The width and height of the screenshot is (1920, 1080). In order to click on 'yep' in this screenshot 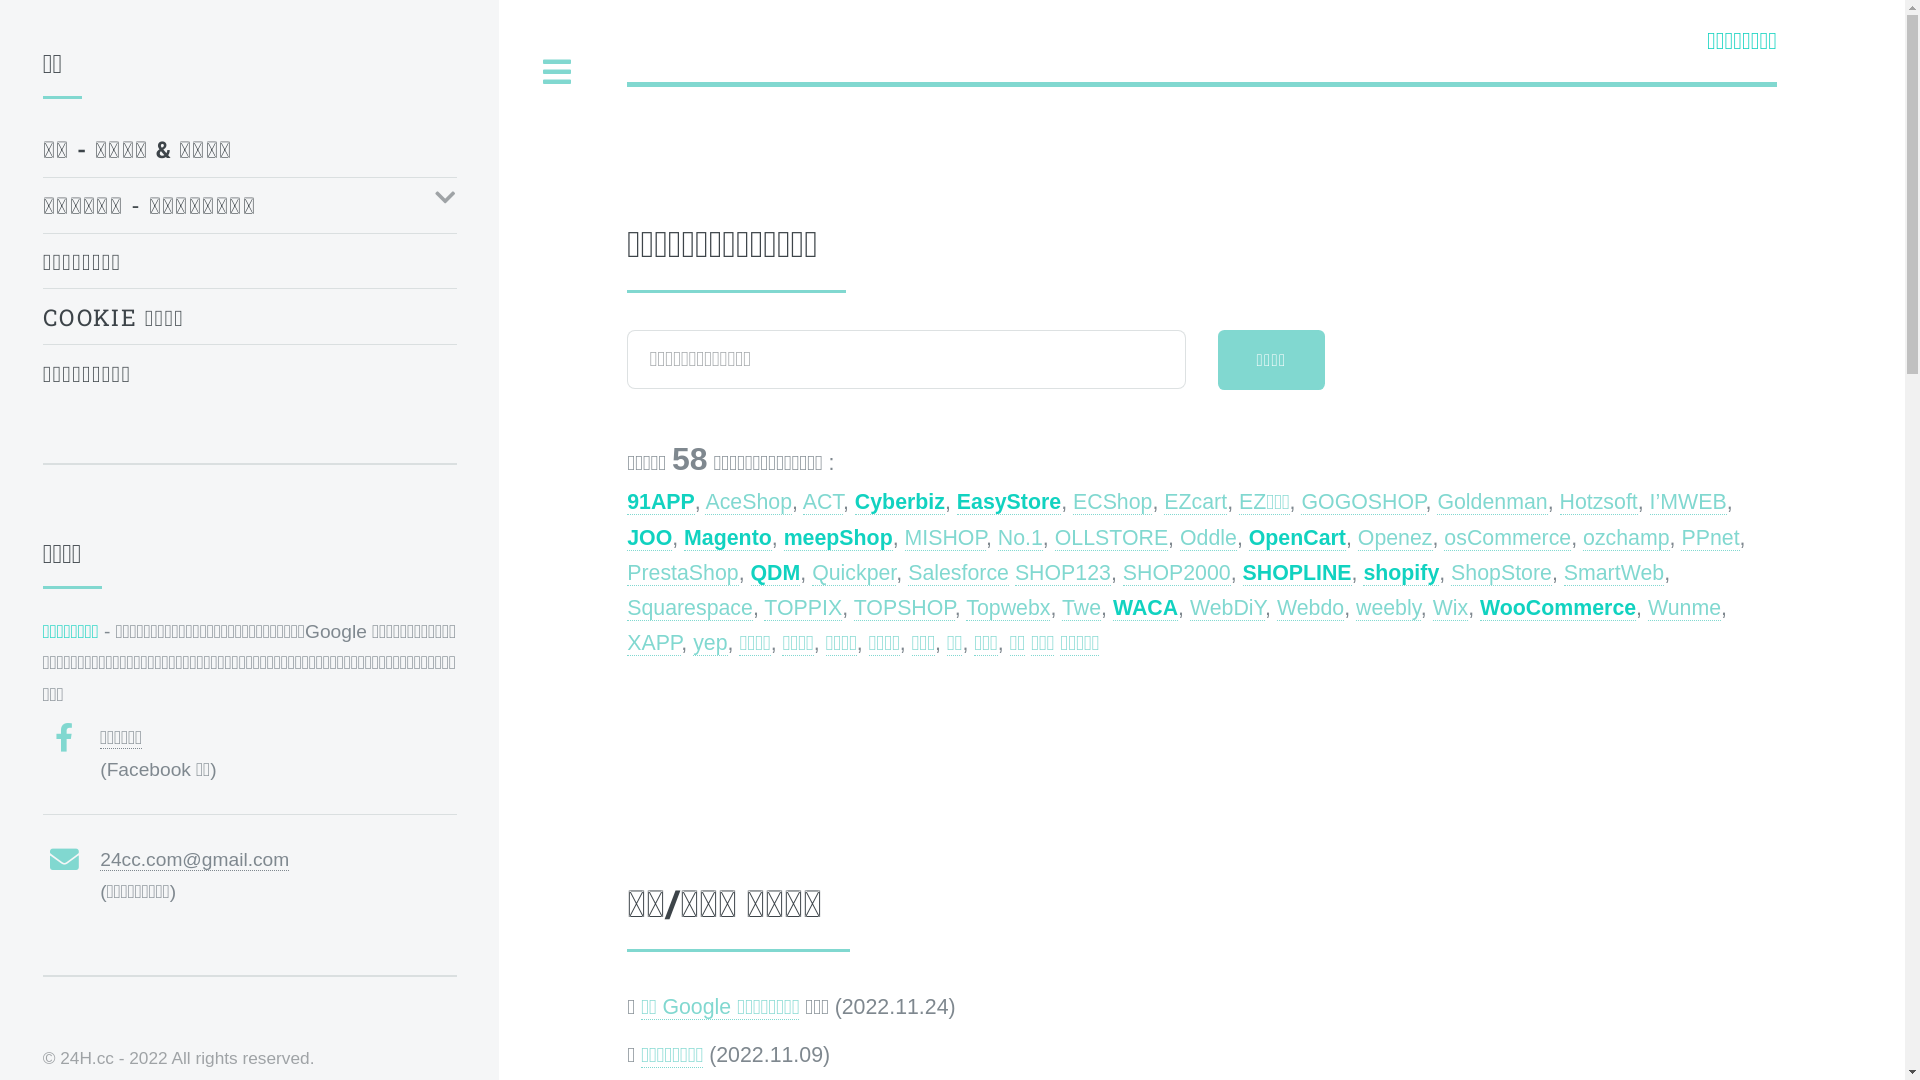, I will do `click(710, 643)`.